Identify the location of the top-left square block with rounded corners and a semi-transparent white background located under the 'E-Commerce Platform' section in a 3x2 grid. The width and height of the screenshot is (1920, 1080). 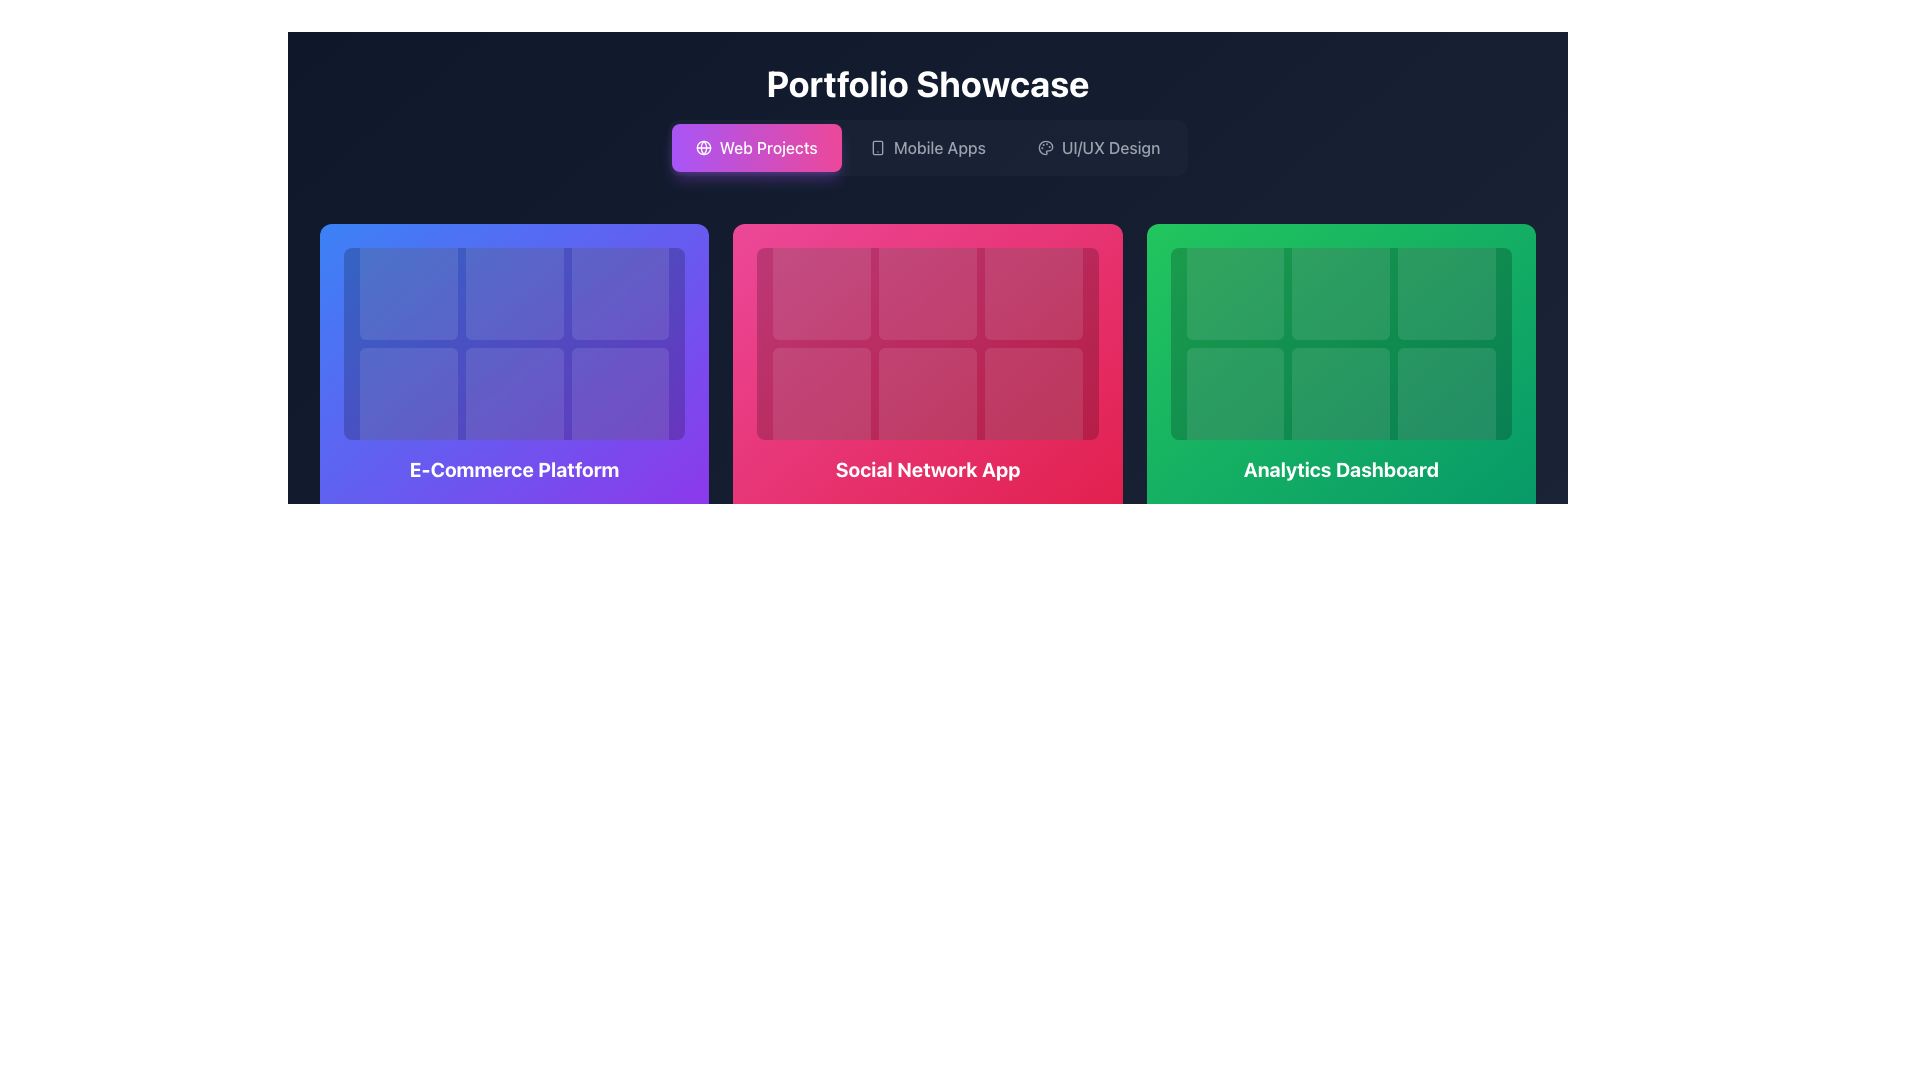
(407, 291).